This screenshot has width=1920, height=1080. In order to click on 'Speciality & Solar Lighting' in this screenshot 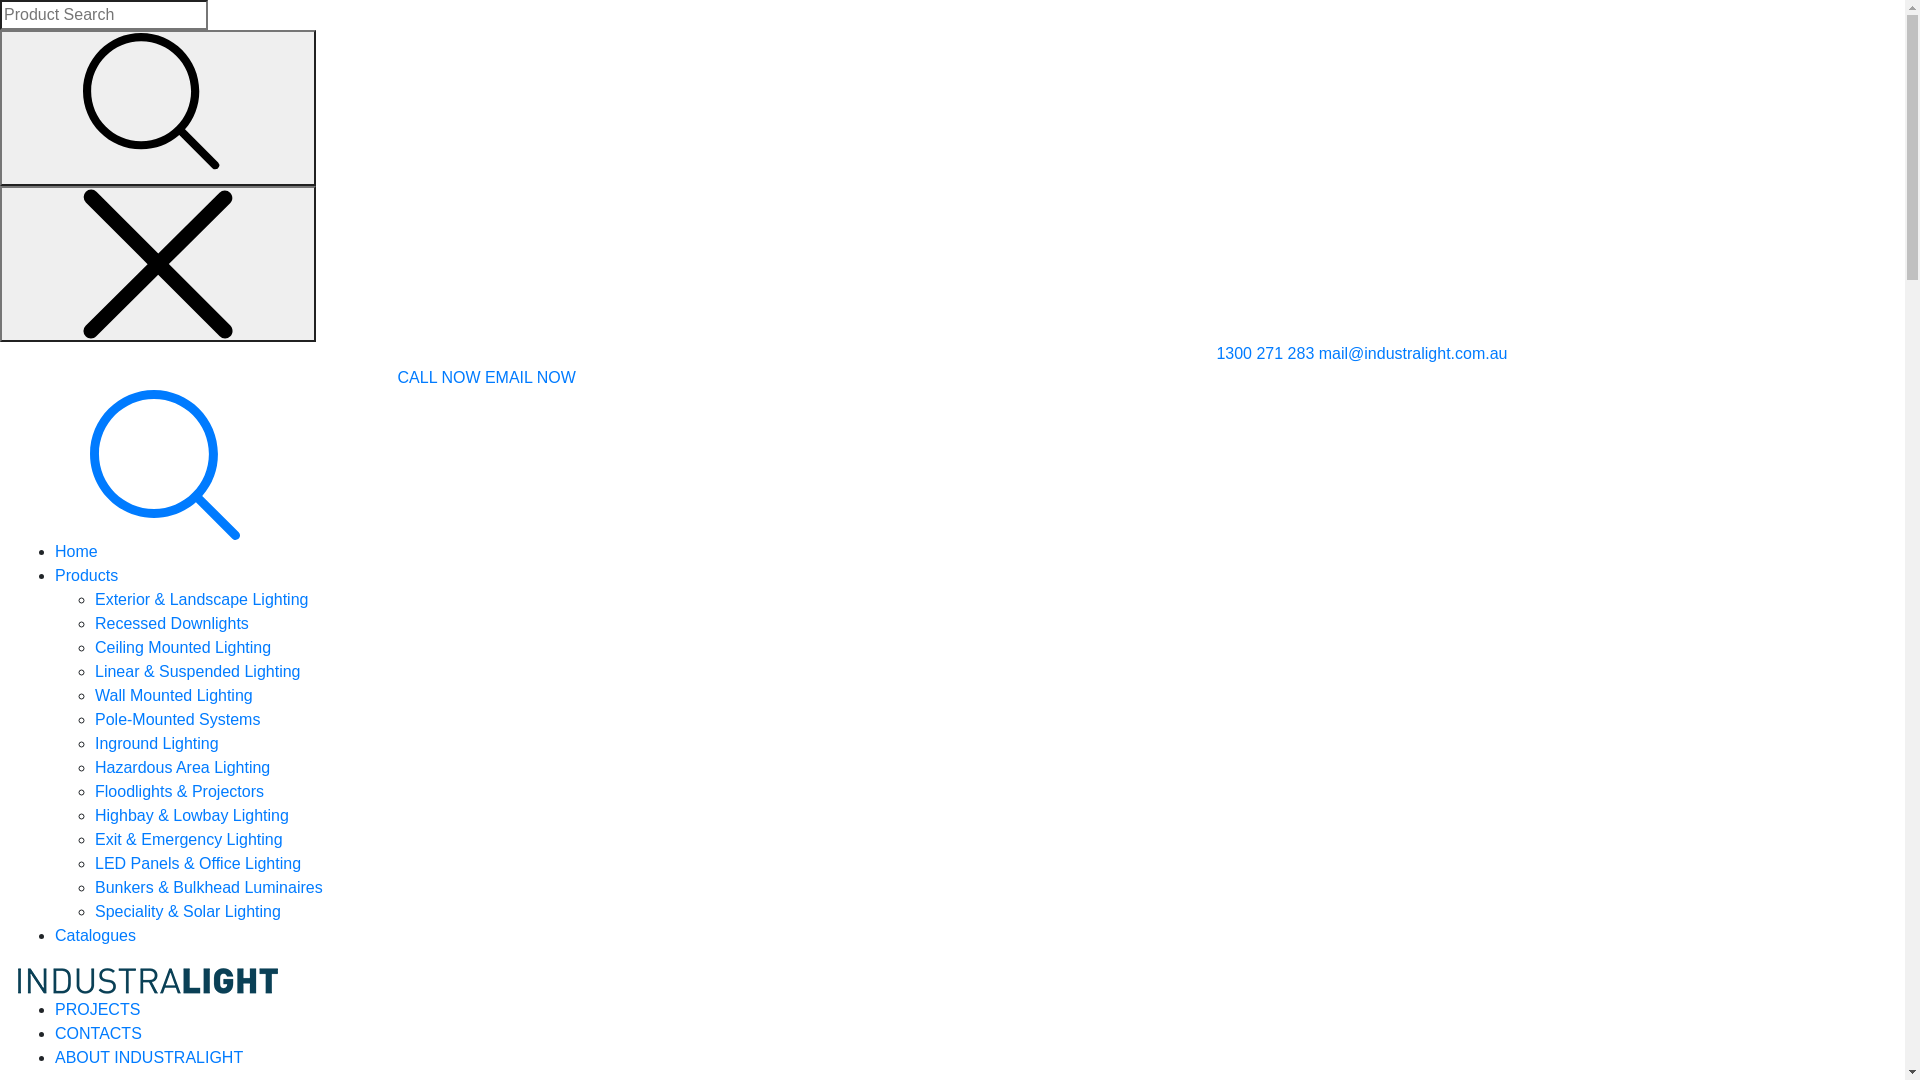, I will do `click(187, 911)`.